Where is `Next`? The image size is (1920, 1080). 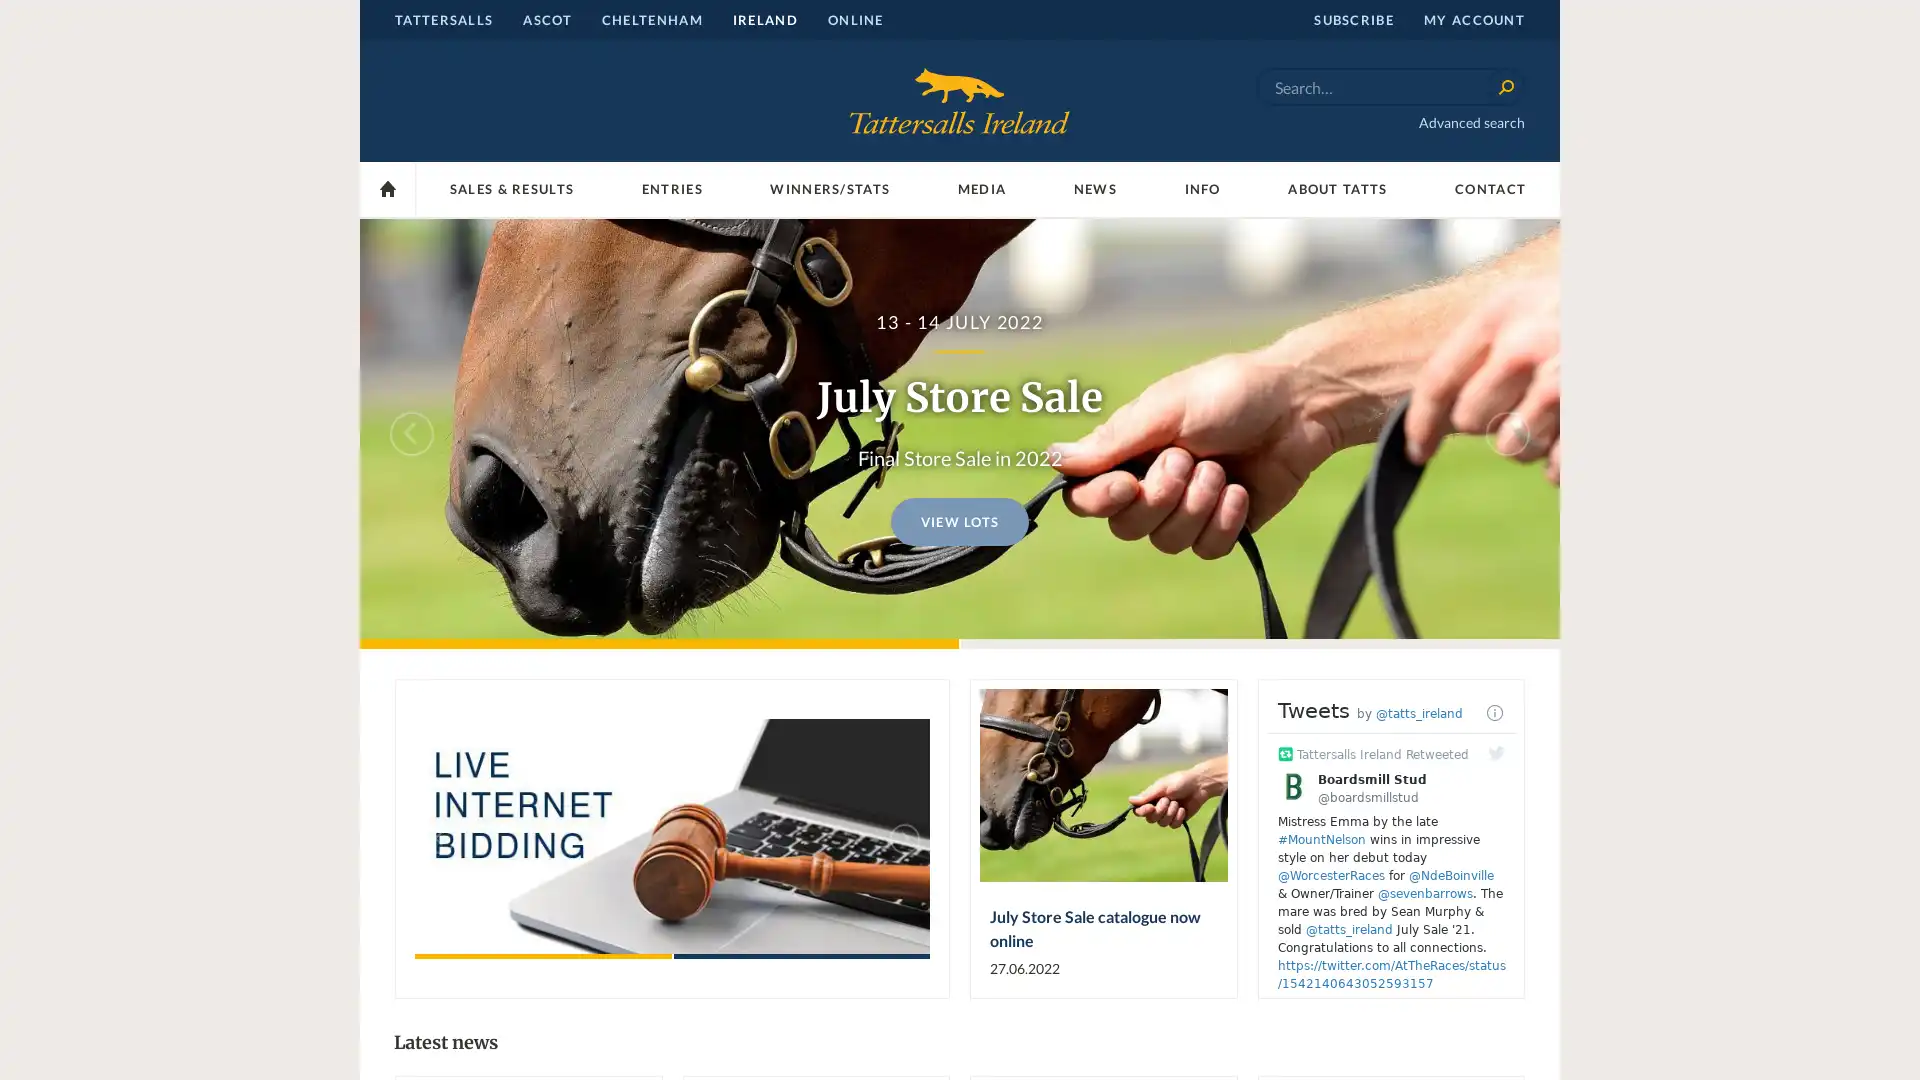 Next is located at coordinates (1507, 433).